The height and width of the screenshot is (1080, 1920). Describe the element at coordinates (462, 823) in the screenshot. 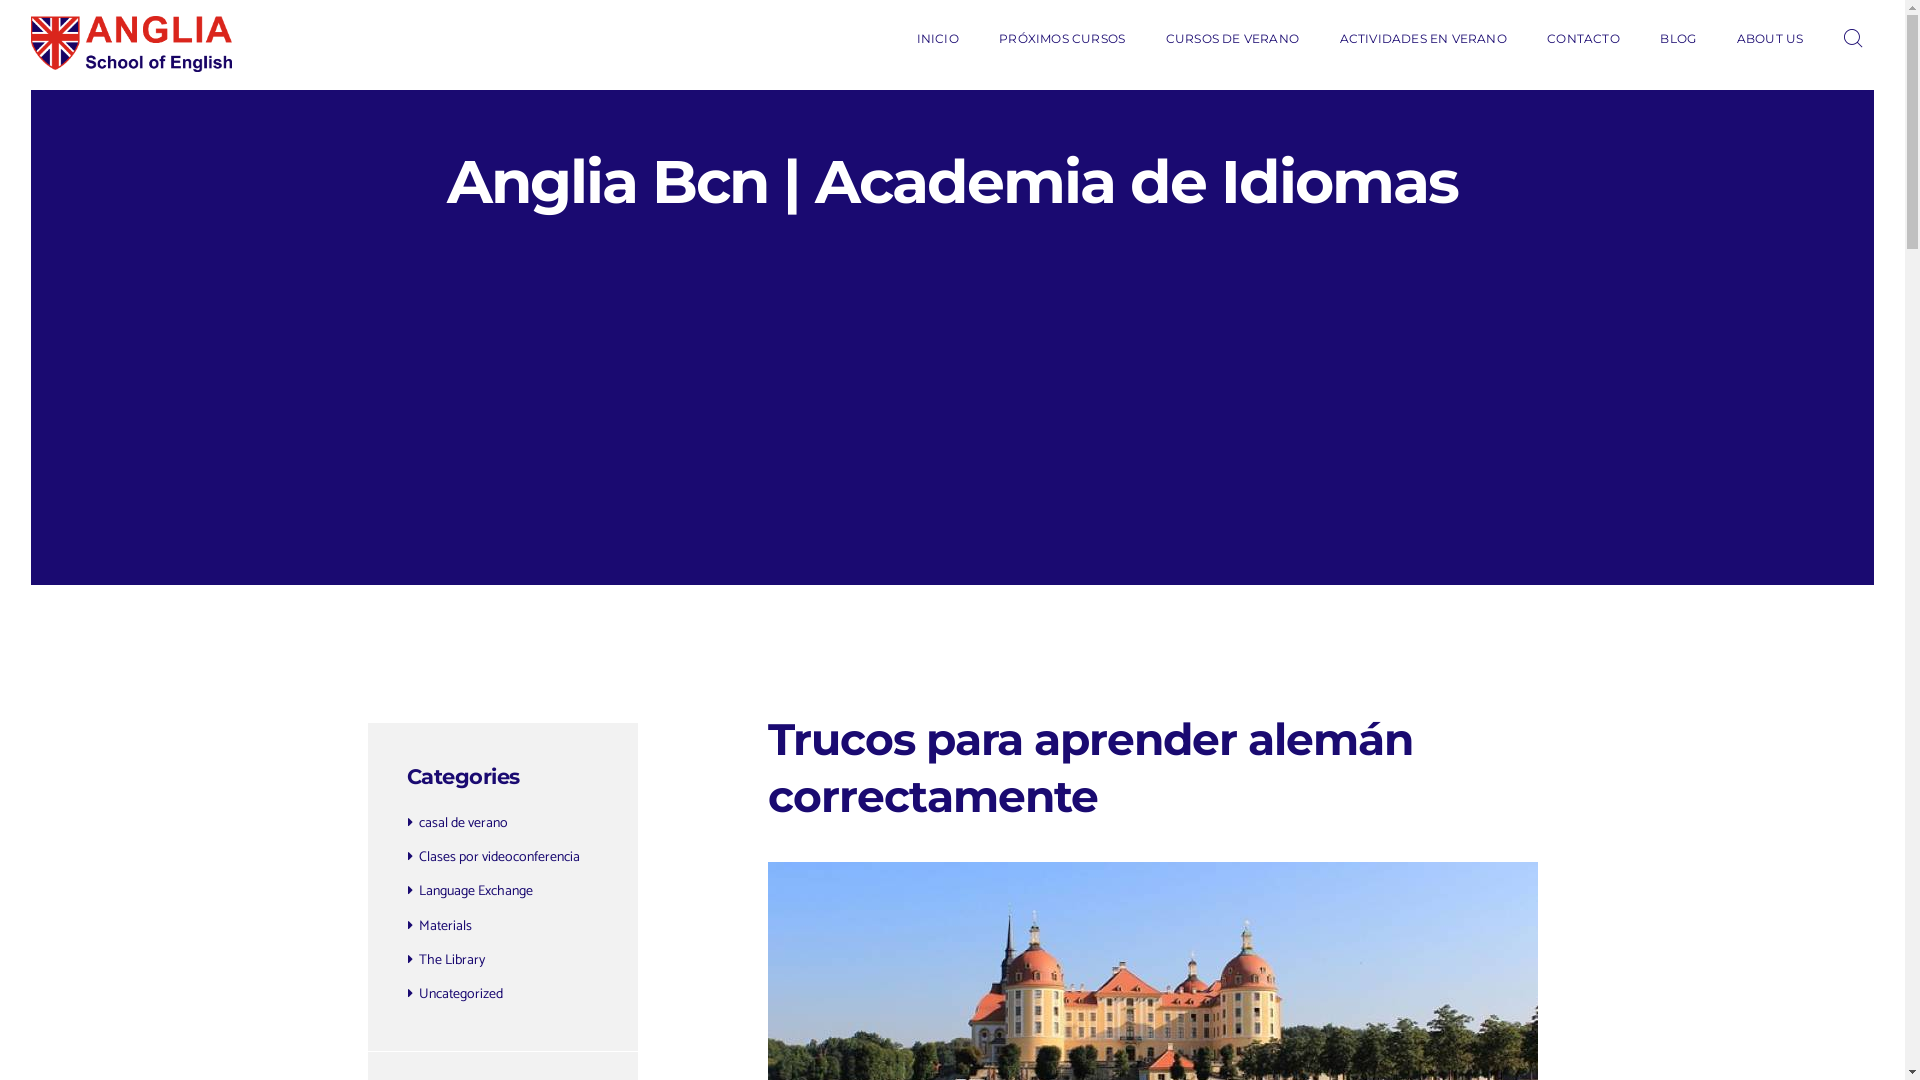

I see `'casal de verano'` at that location.